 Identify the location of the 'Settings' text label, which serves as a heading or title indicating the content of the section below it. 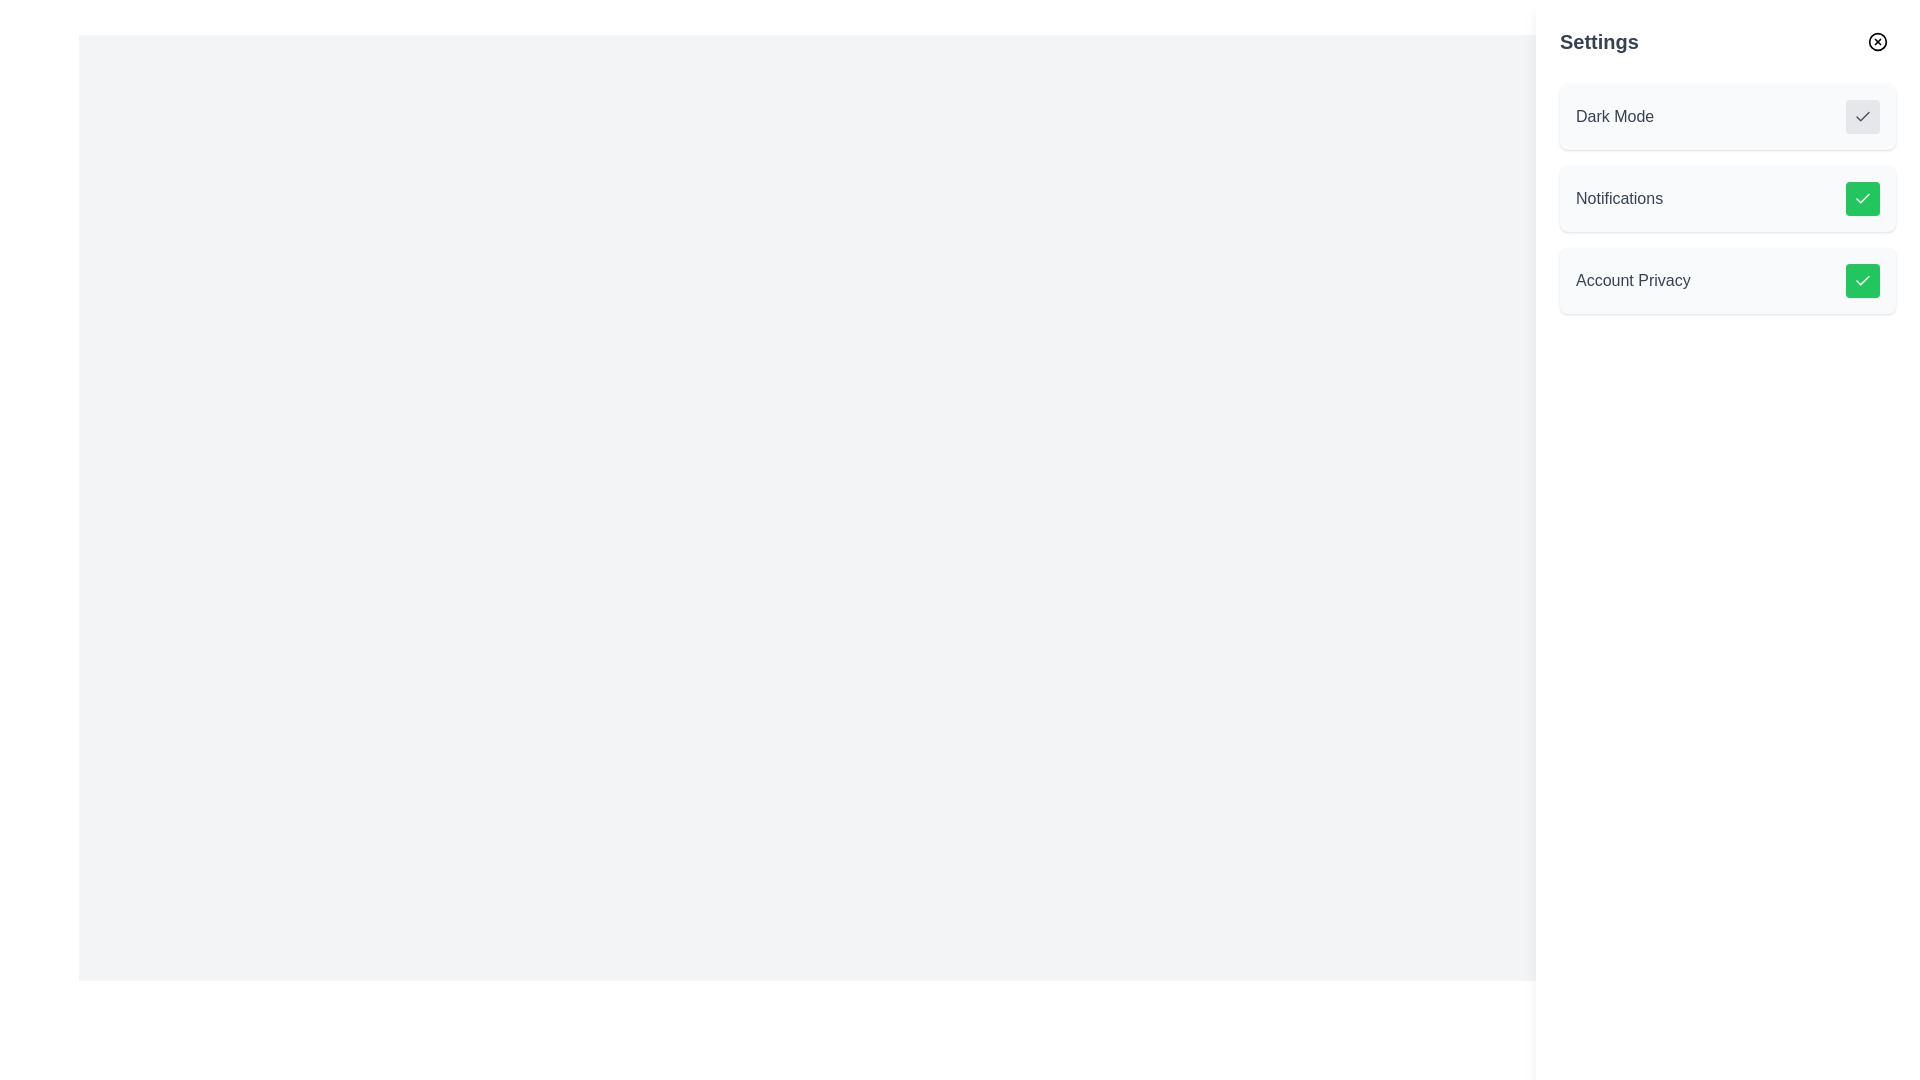
(1598, 42).